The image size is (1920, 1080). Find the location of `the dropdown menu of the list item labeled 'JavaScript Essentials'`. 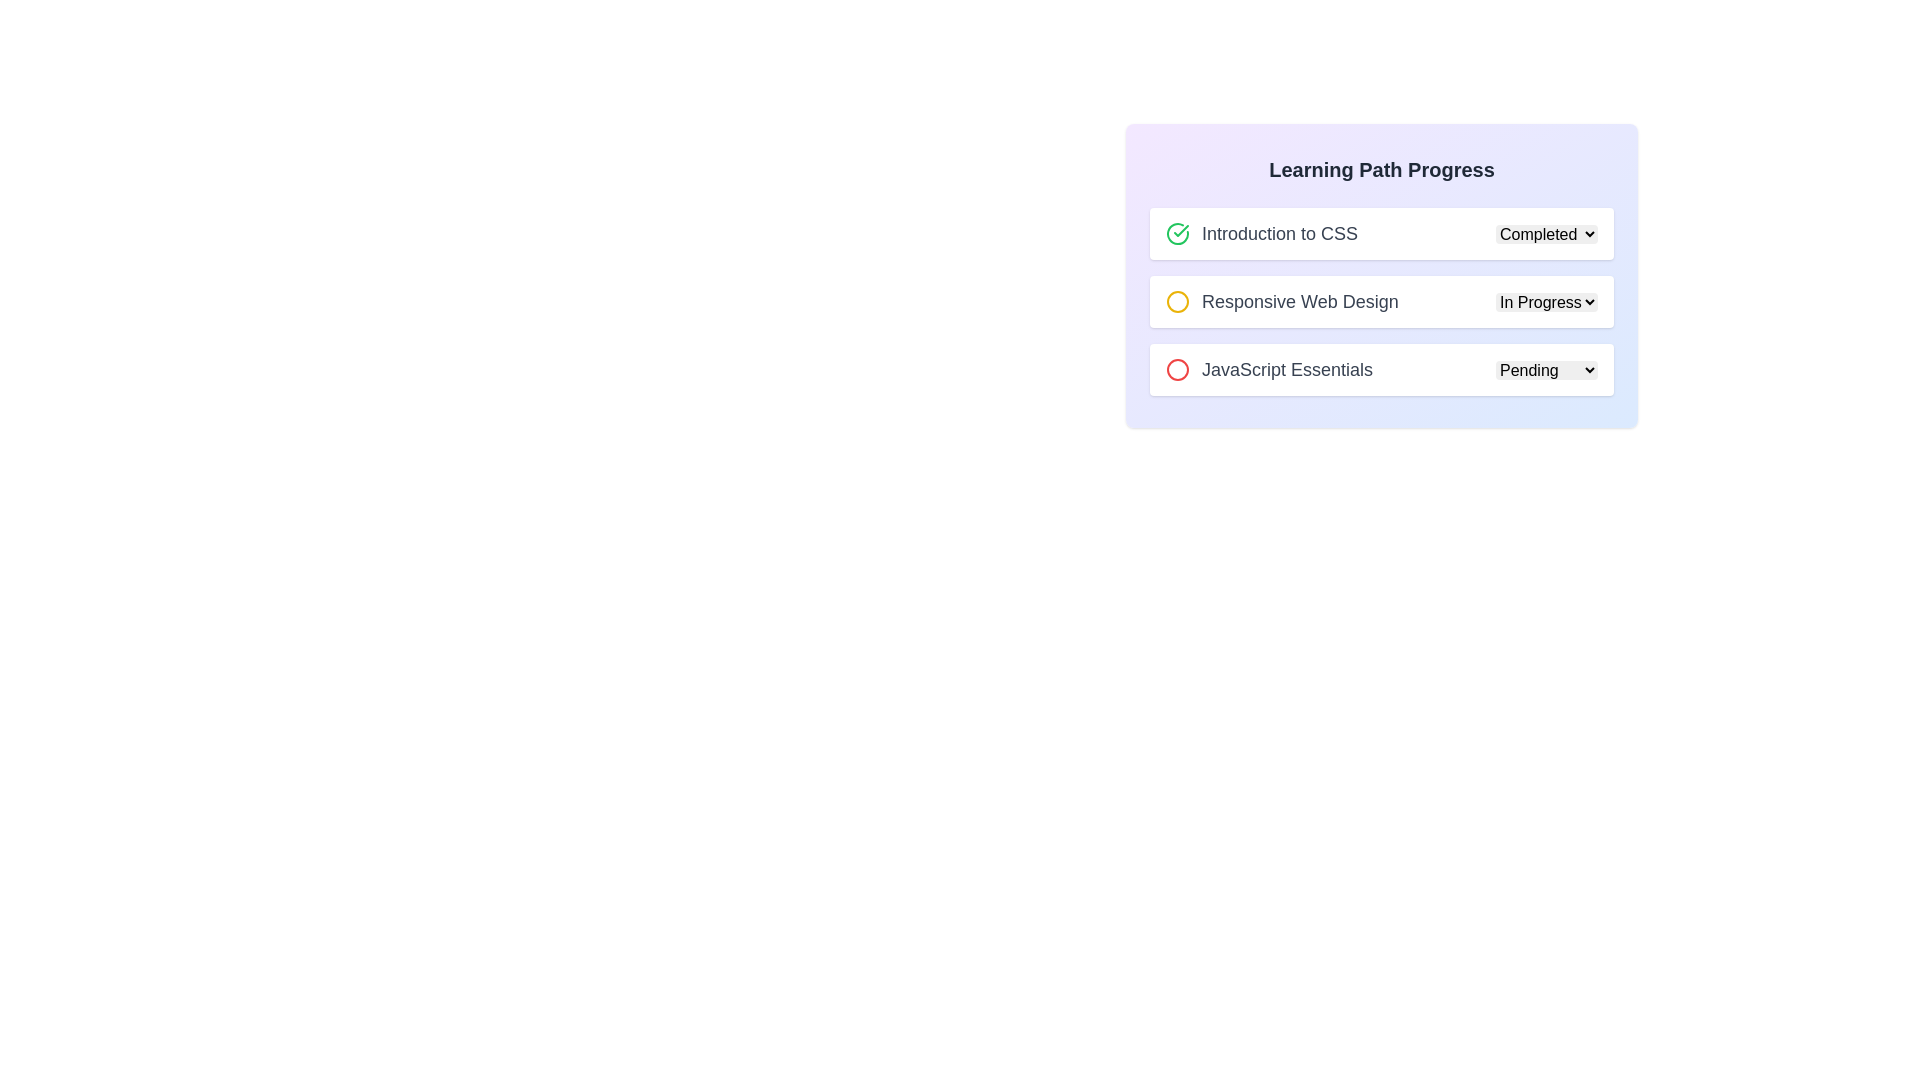

the dropdown menu of the list item labeled 'JavaScript Essentials' is located at coordinates (1381, 370).